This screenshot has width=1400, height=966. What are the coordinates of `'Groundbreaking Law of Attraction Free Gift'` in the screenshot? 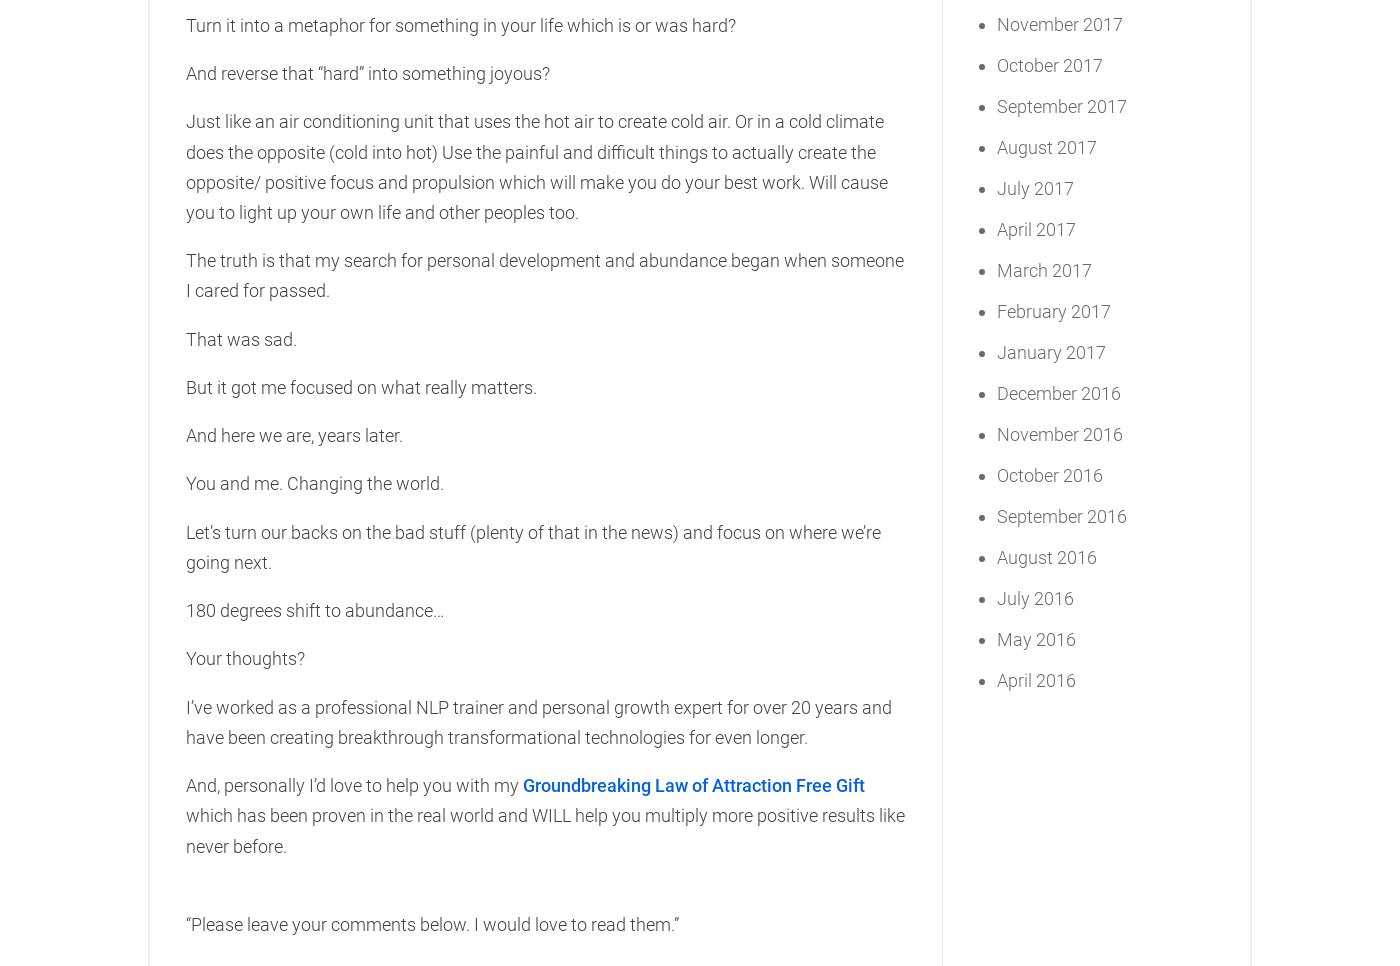 It's located at (693, 784).